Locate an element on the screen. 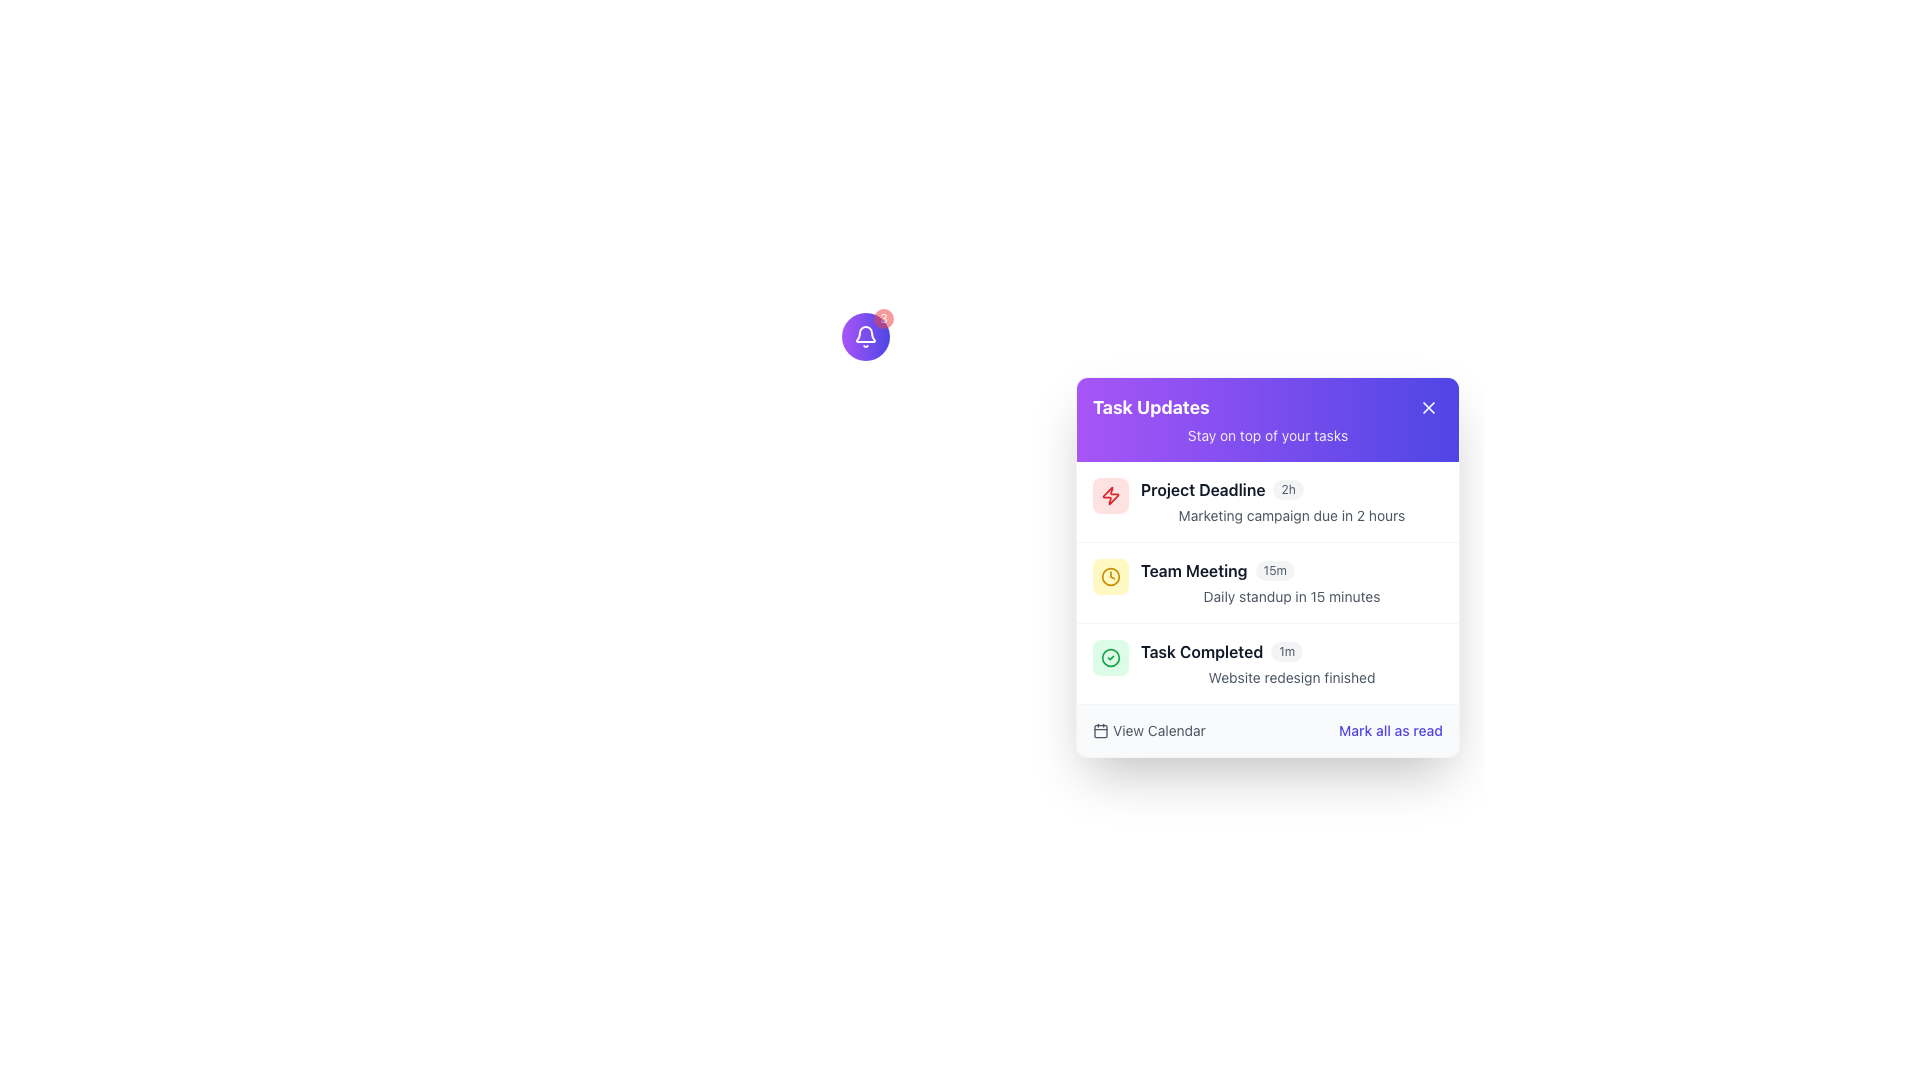 The width and height of the screenshot is (1920, 1080). the circular notification button featuring a white bell icon and a red badge with '3' is located at coordinates (865, 335).